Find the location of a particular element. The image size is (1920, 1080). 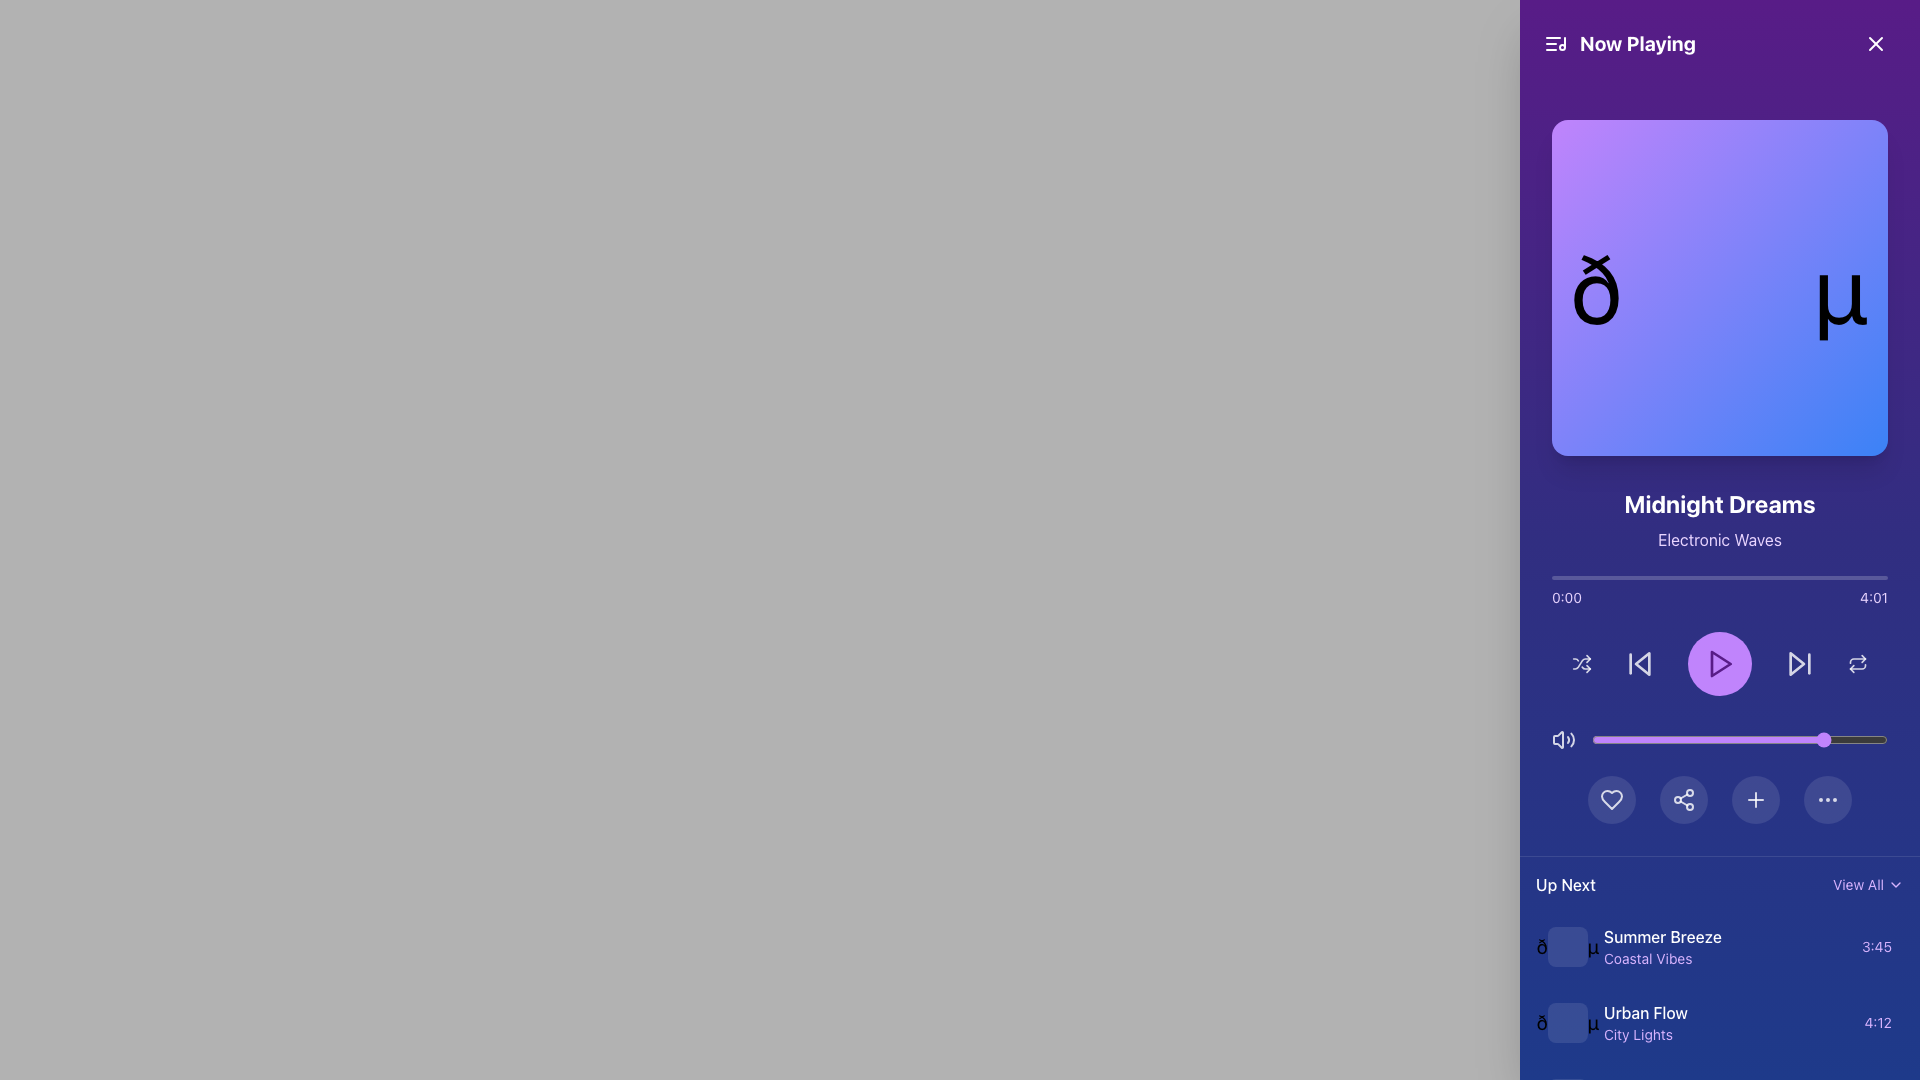

slider value is located at coordinates (1727, 740).